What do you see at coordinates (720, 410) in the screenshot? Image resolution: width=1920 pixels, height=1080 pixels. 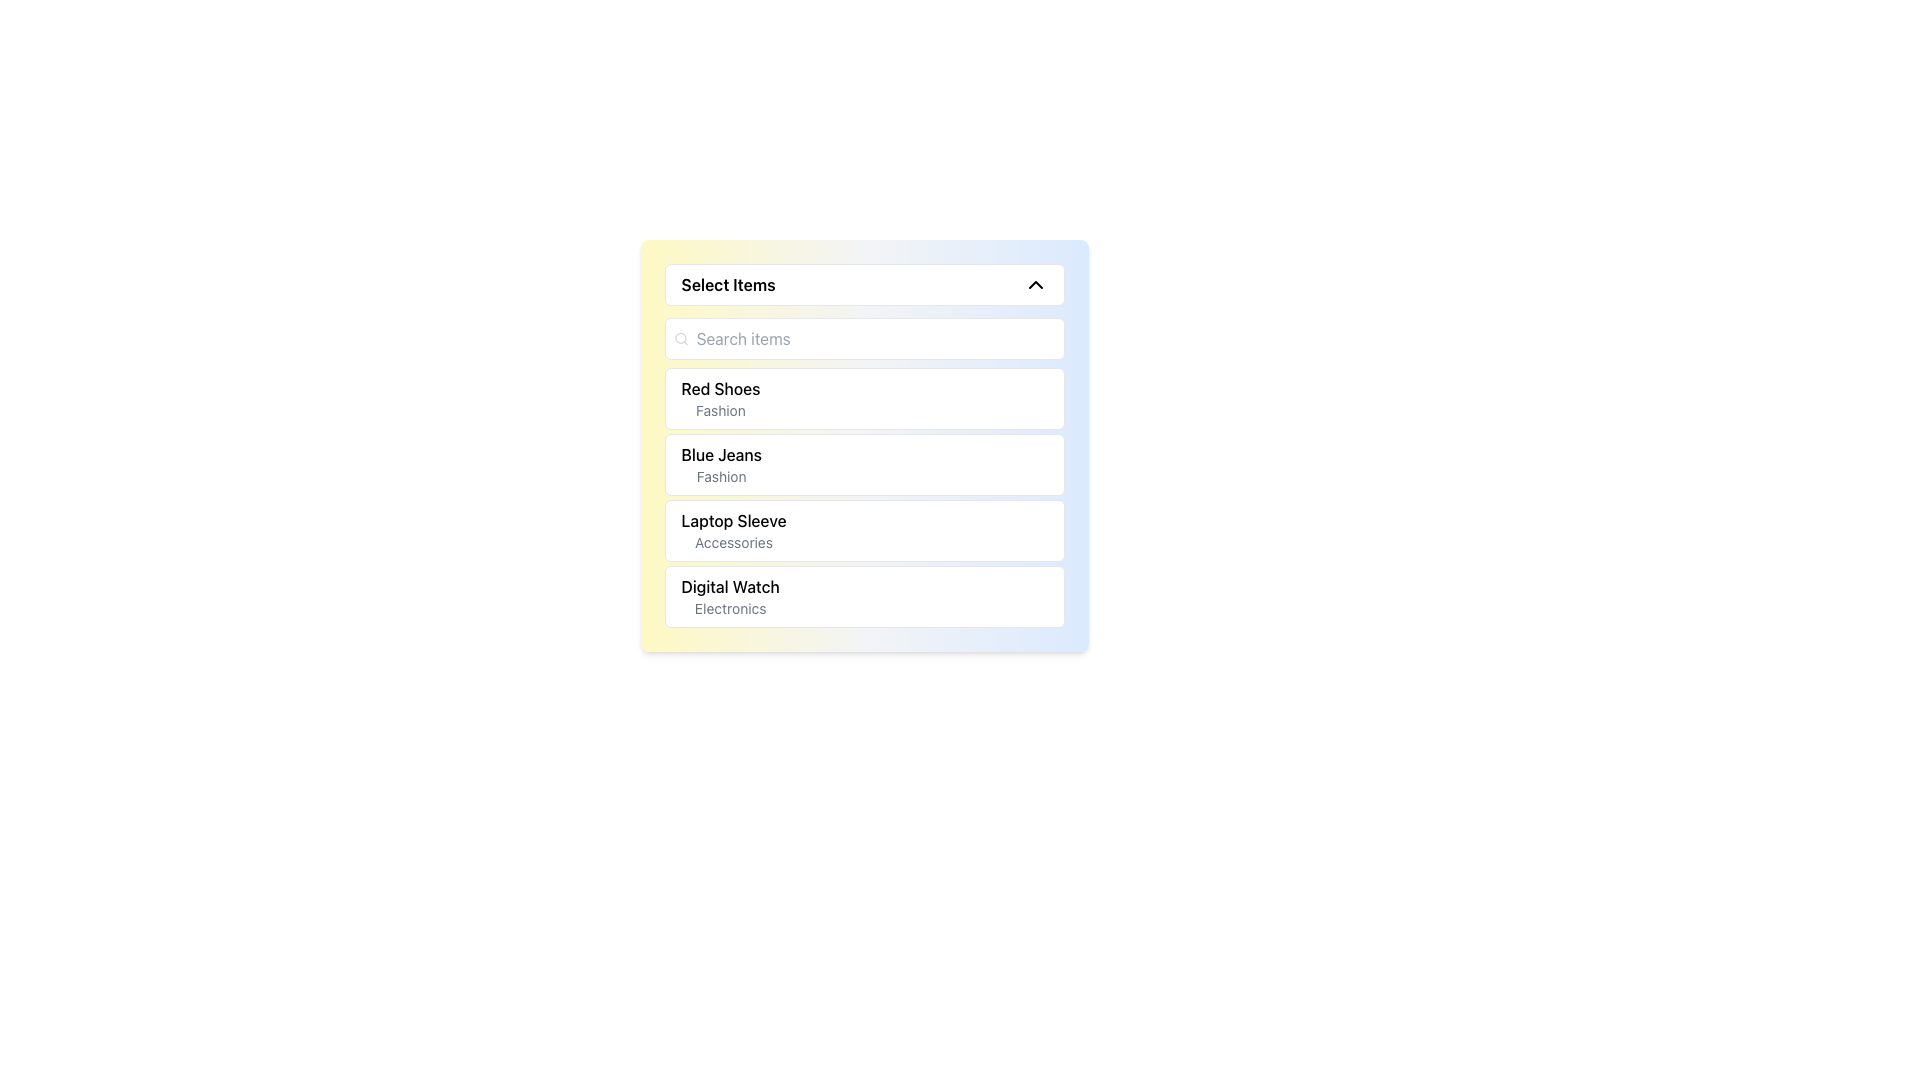 I see `the text label 'Fashion' which is displayed in a smaller, gray font beneath the bold main label 'Red Shoes'` at bounding box center [720, 410].